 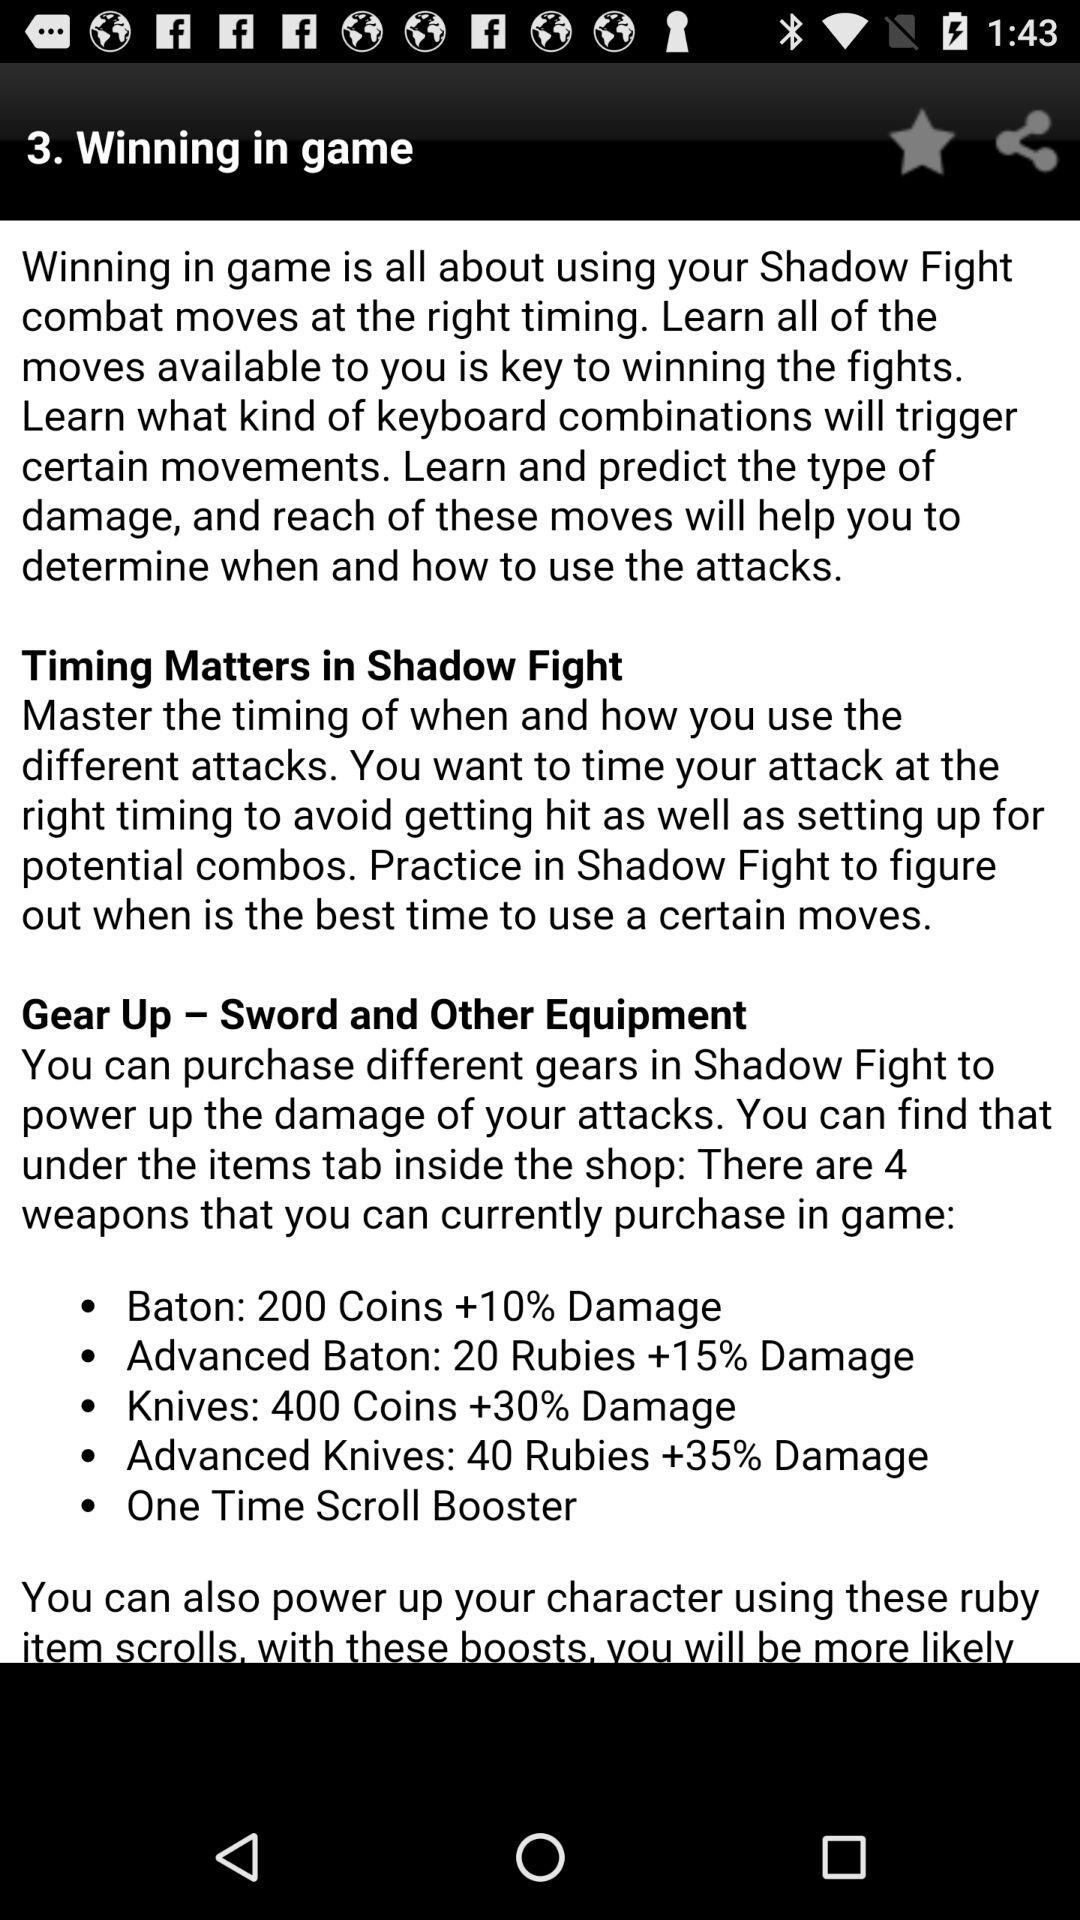 What do you see at coordinates (922, 140) in the screenshot?
I see `article` at bounding box center [922, 140].